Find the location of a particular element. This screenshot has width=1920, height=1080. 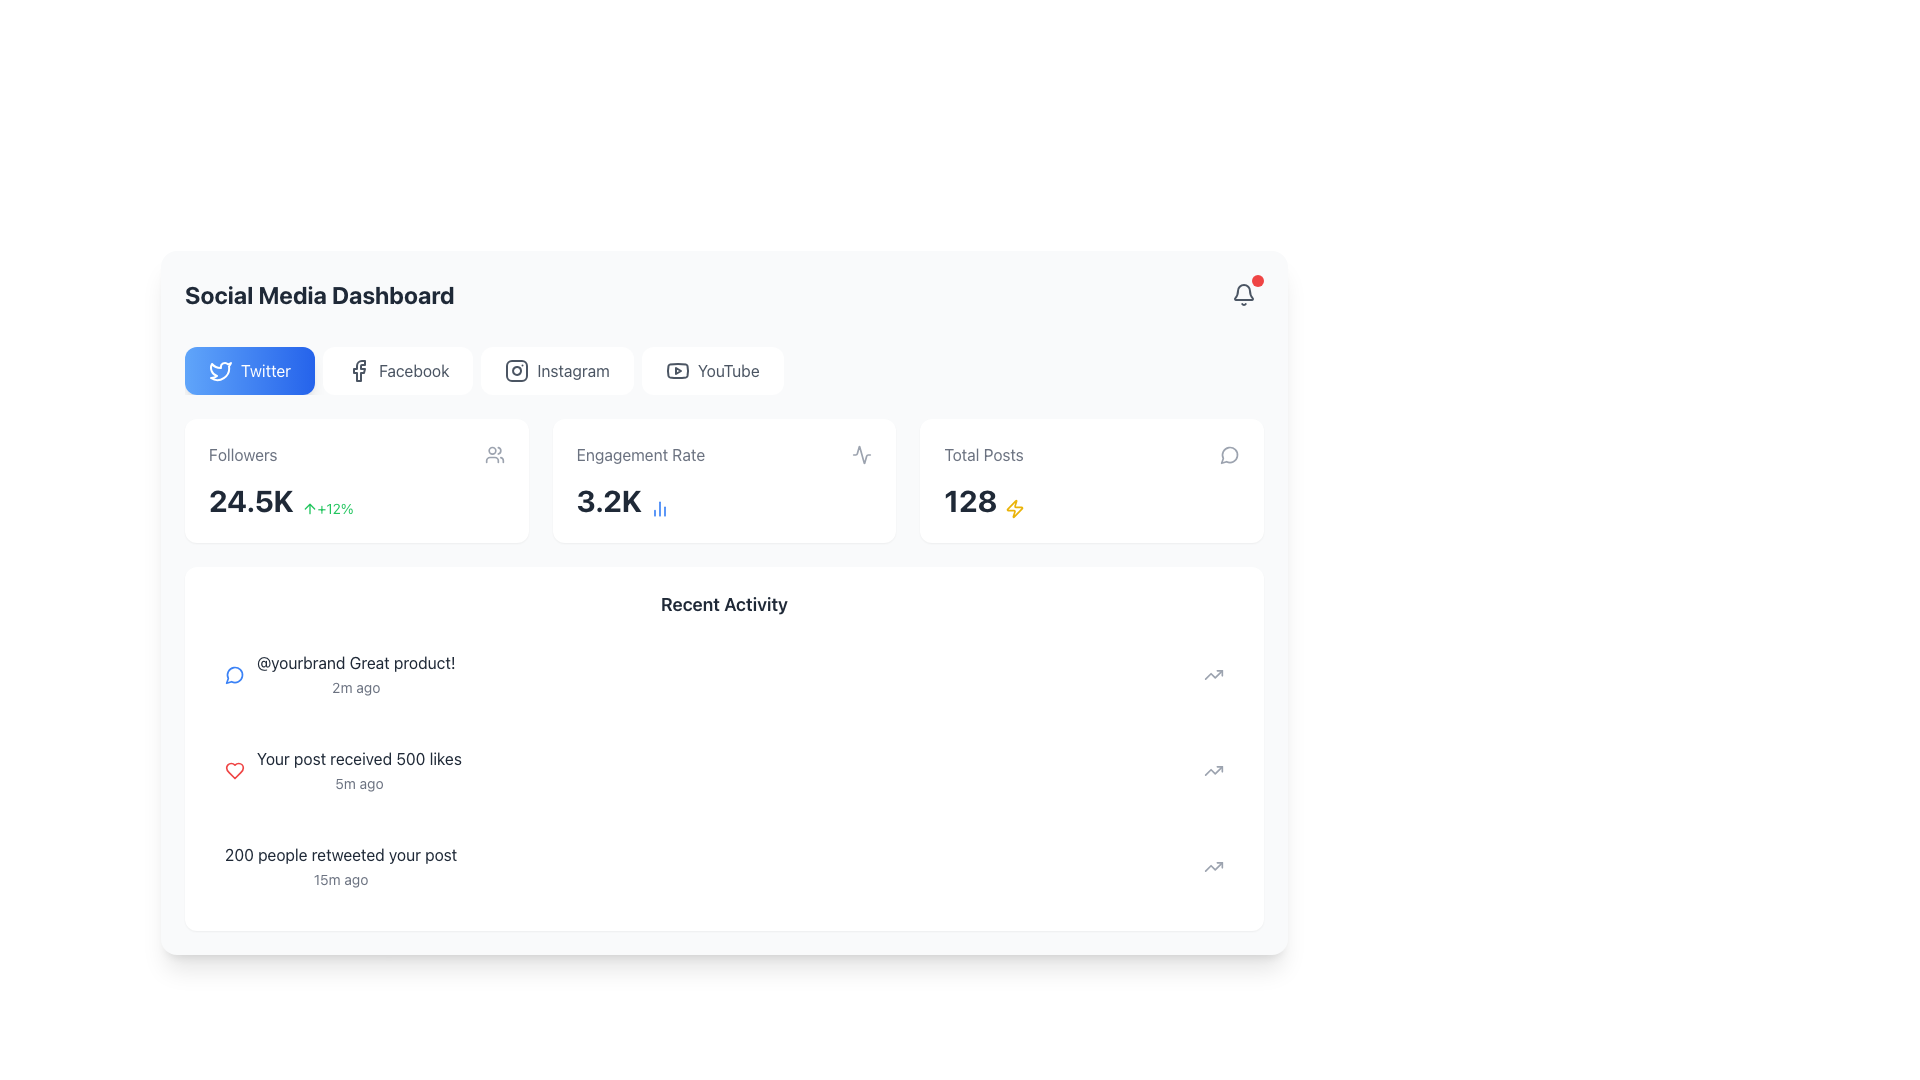

the 'YouTube' label, which is styled in a modern sans-serif font and located in the social media navigation bar is located at coordinates (727, 370).